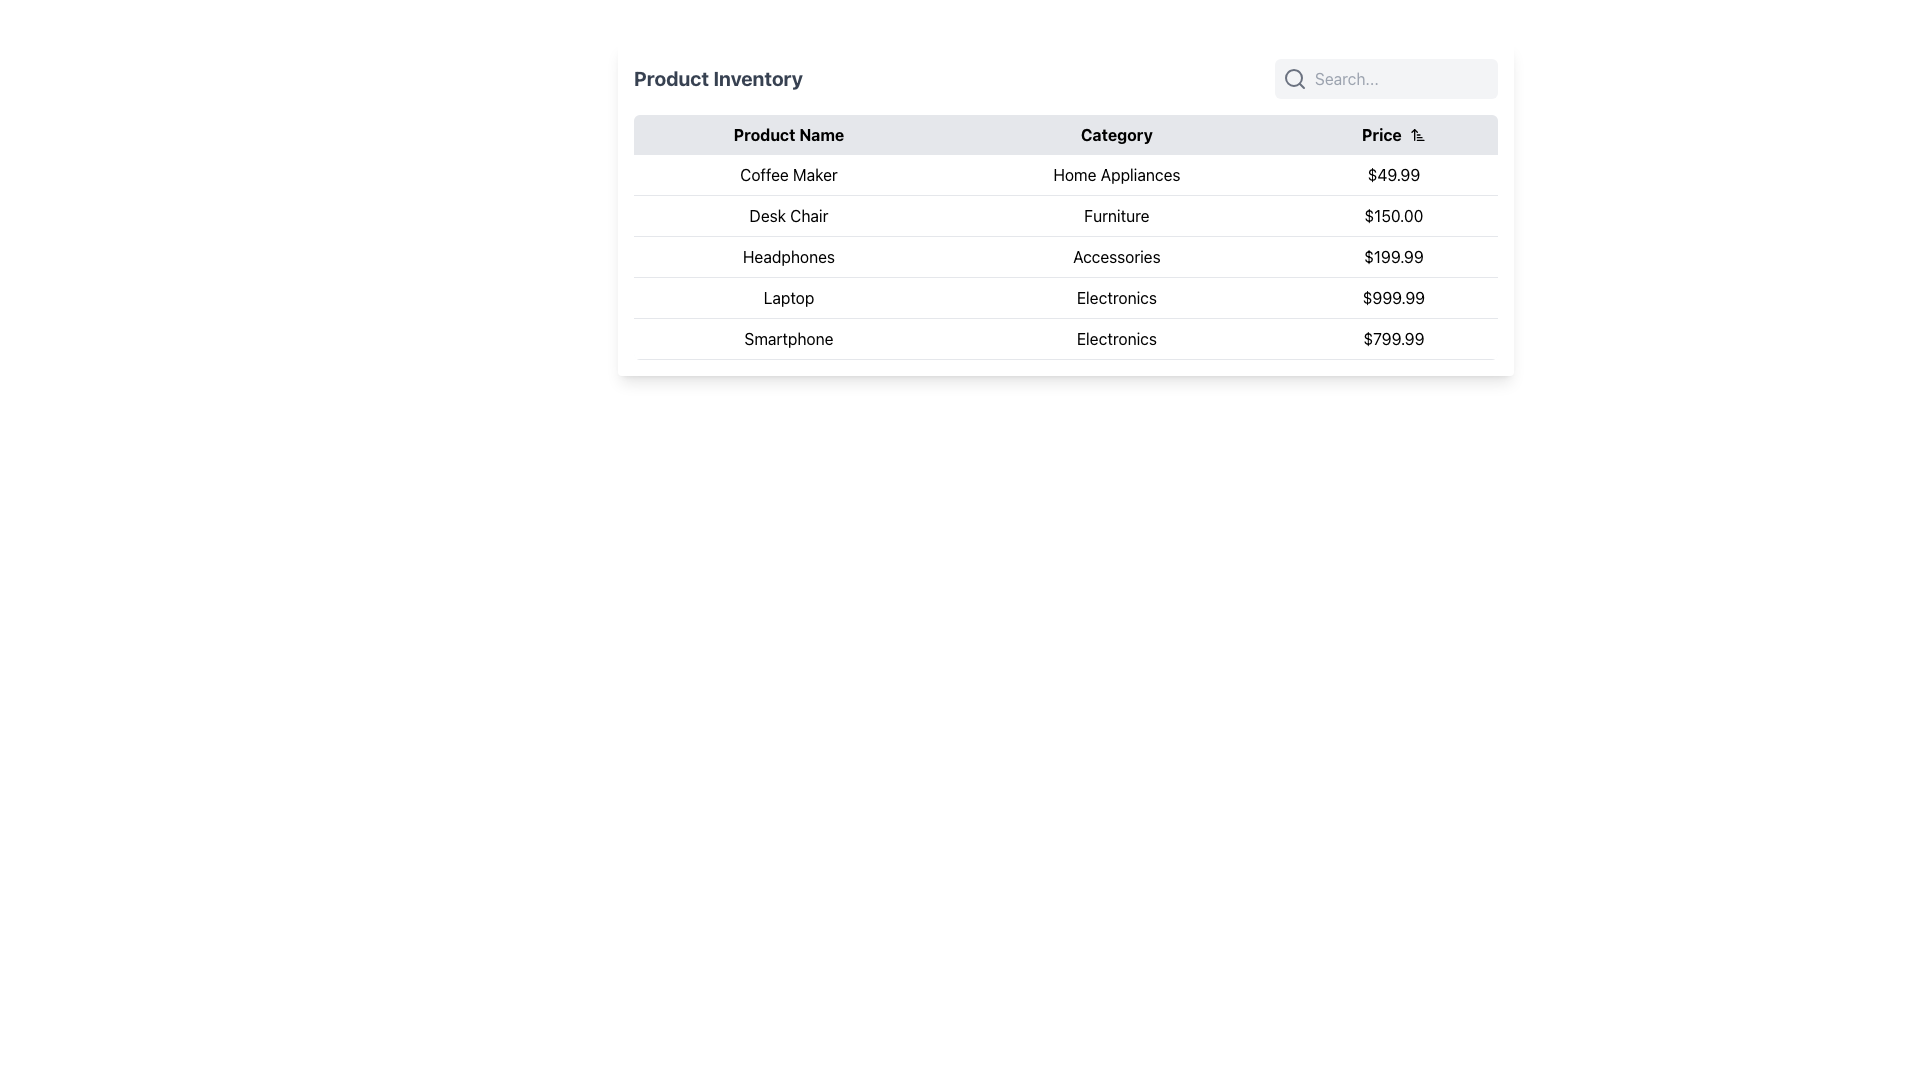  Describe the element at coordinates (1392, 174) in the screenshot. I see `the static price display for the Coffee Maker product, which is located in the last column of the table under 'Price'` at that location.